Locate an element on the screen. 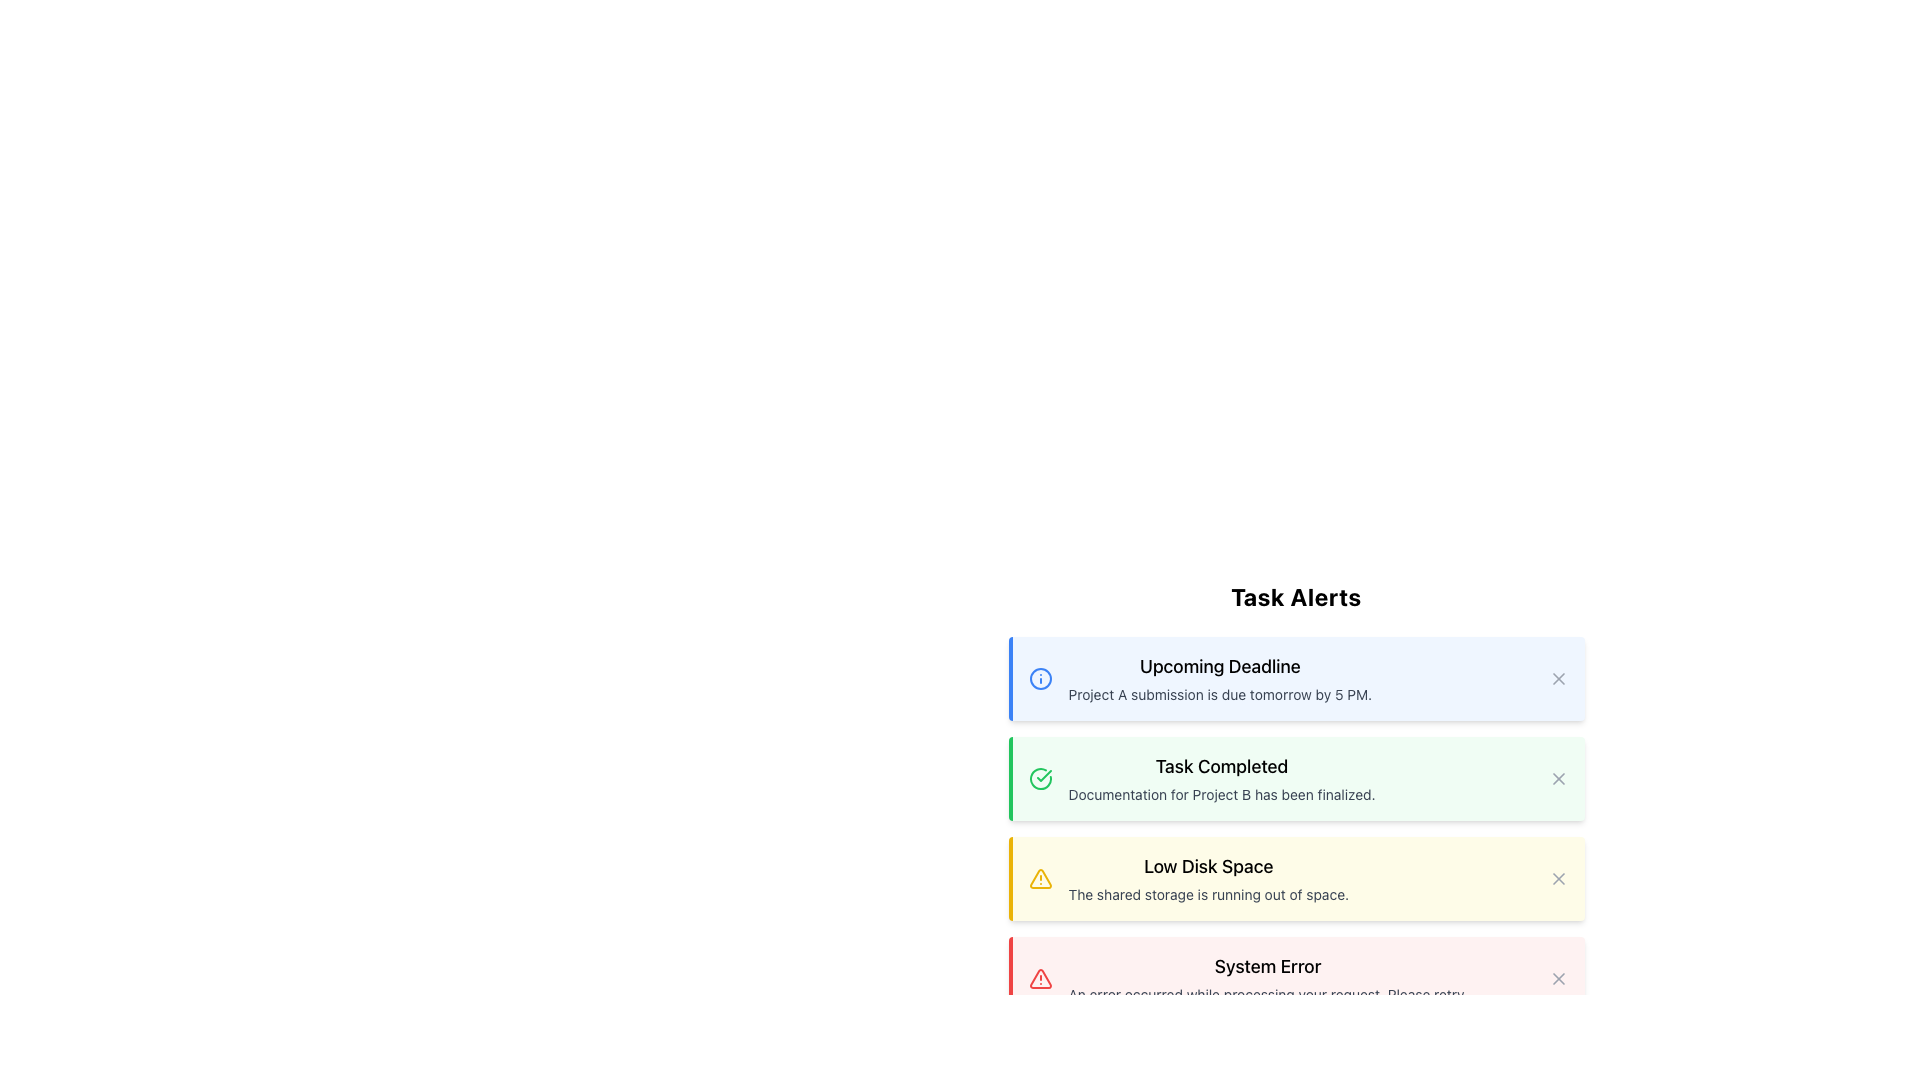  the oblique line of the 'X' symbol located in the top-right corner of the blue panel titled 'Upcoming Deadline' is located at coordinates (1557, 677).